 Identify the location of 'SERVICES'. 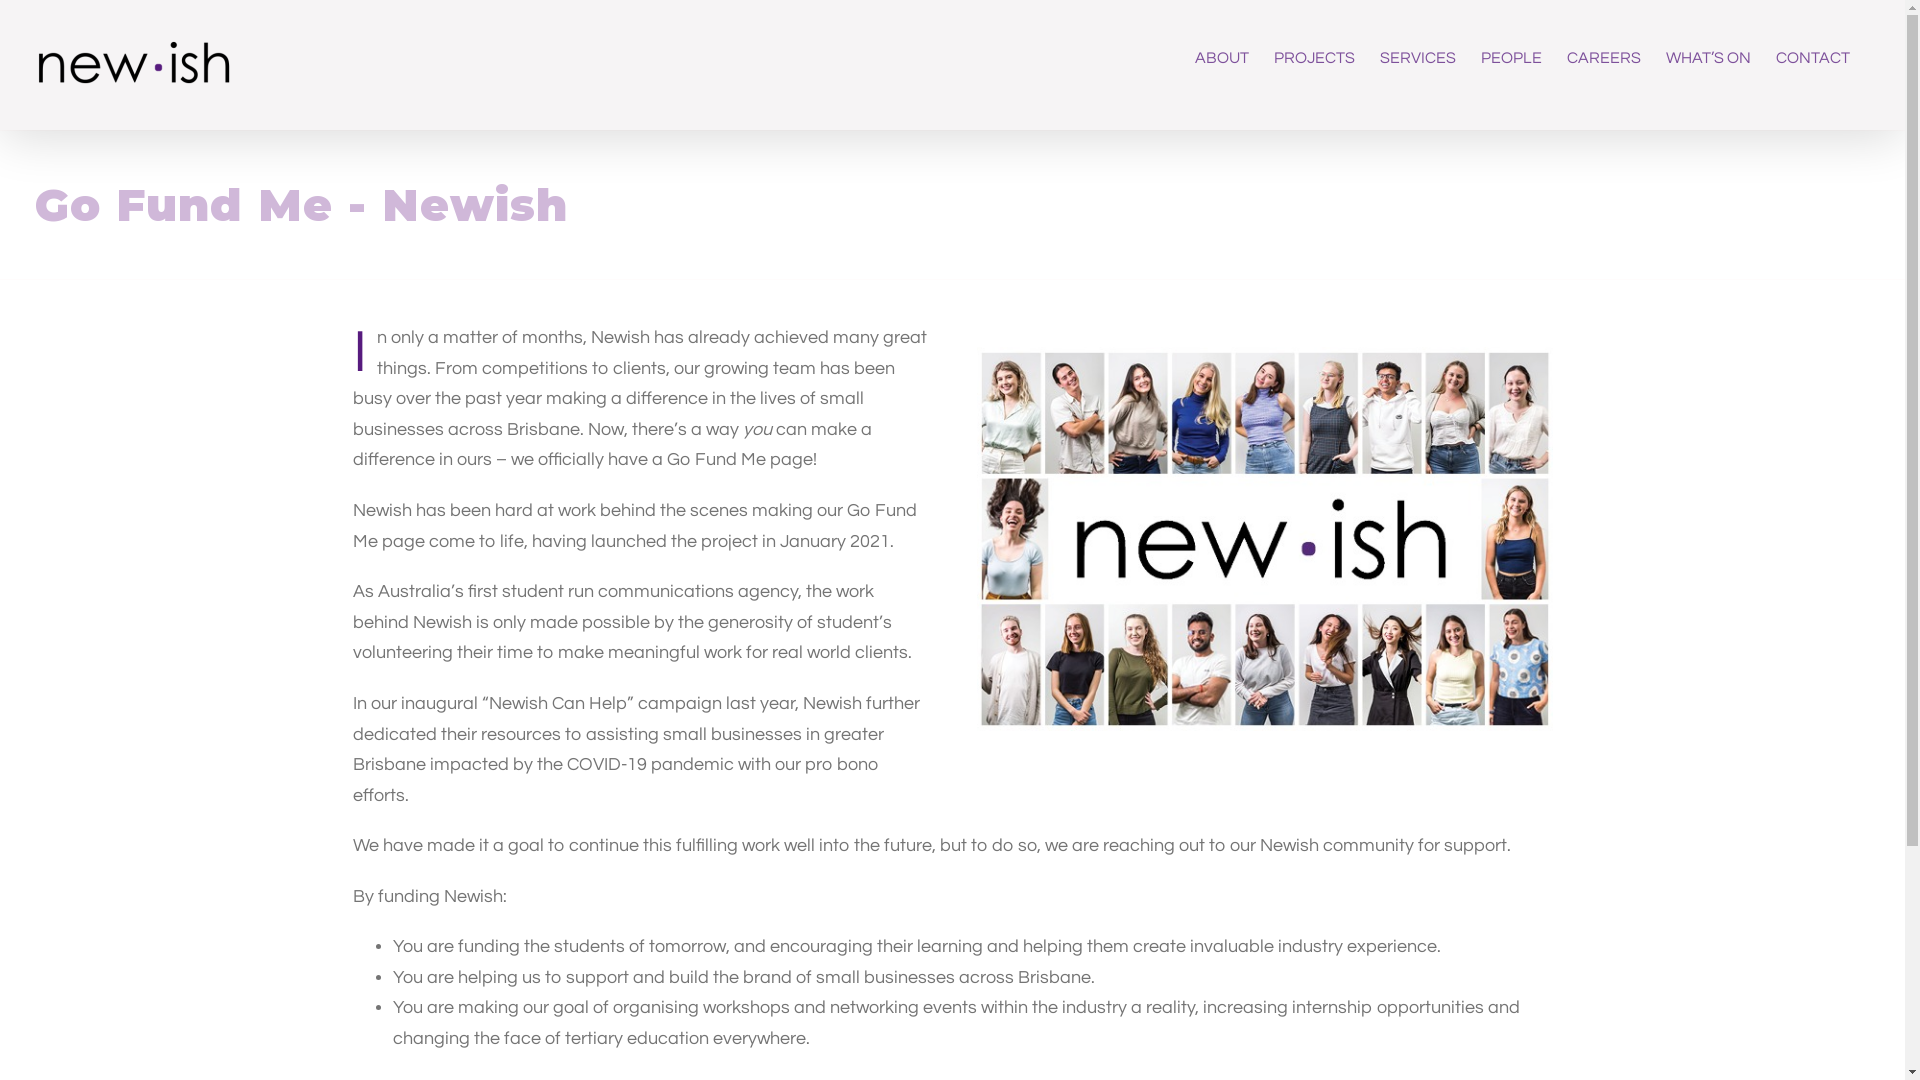
(1416, 56).